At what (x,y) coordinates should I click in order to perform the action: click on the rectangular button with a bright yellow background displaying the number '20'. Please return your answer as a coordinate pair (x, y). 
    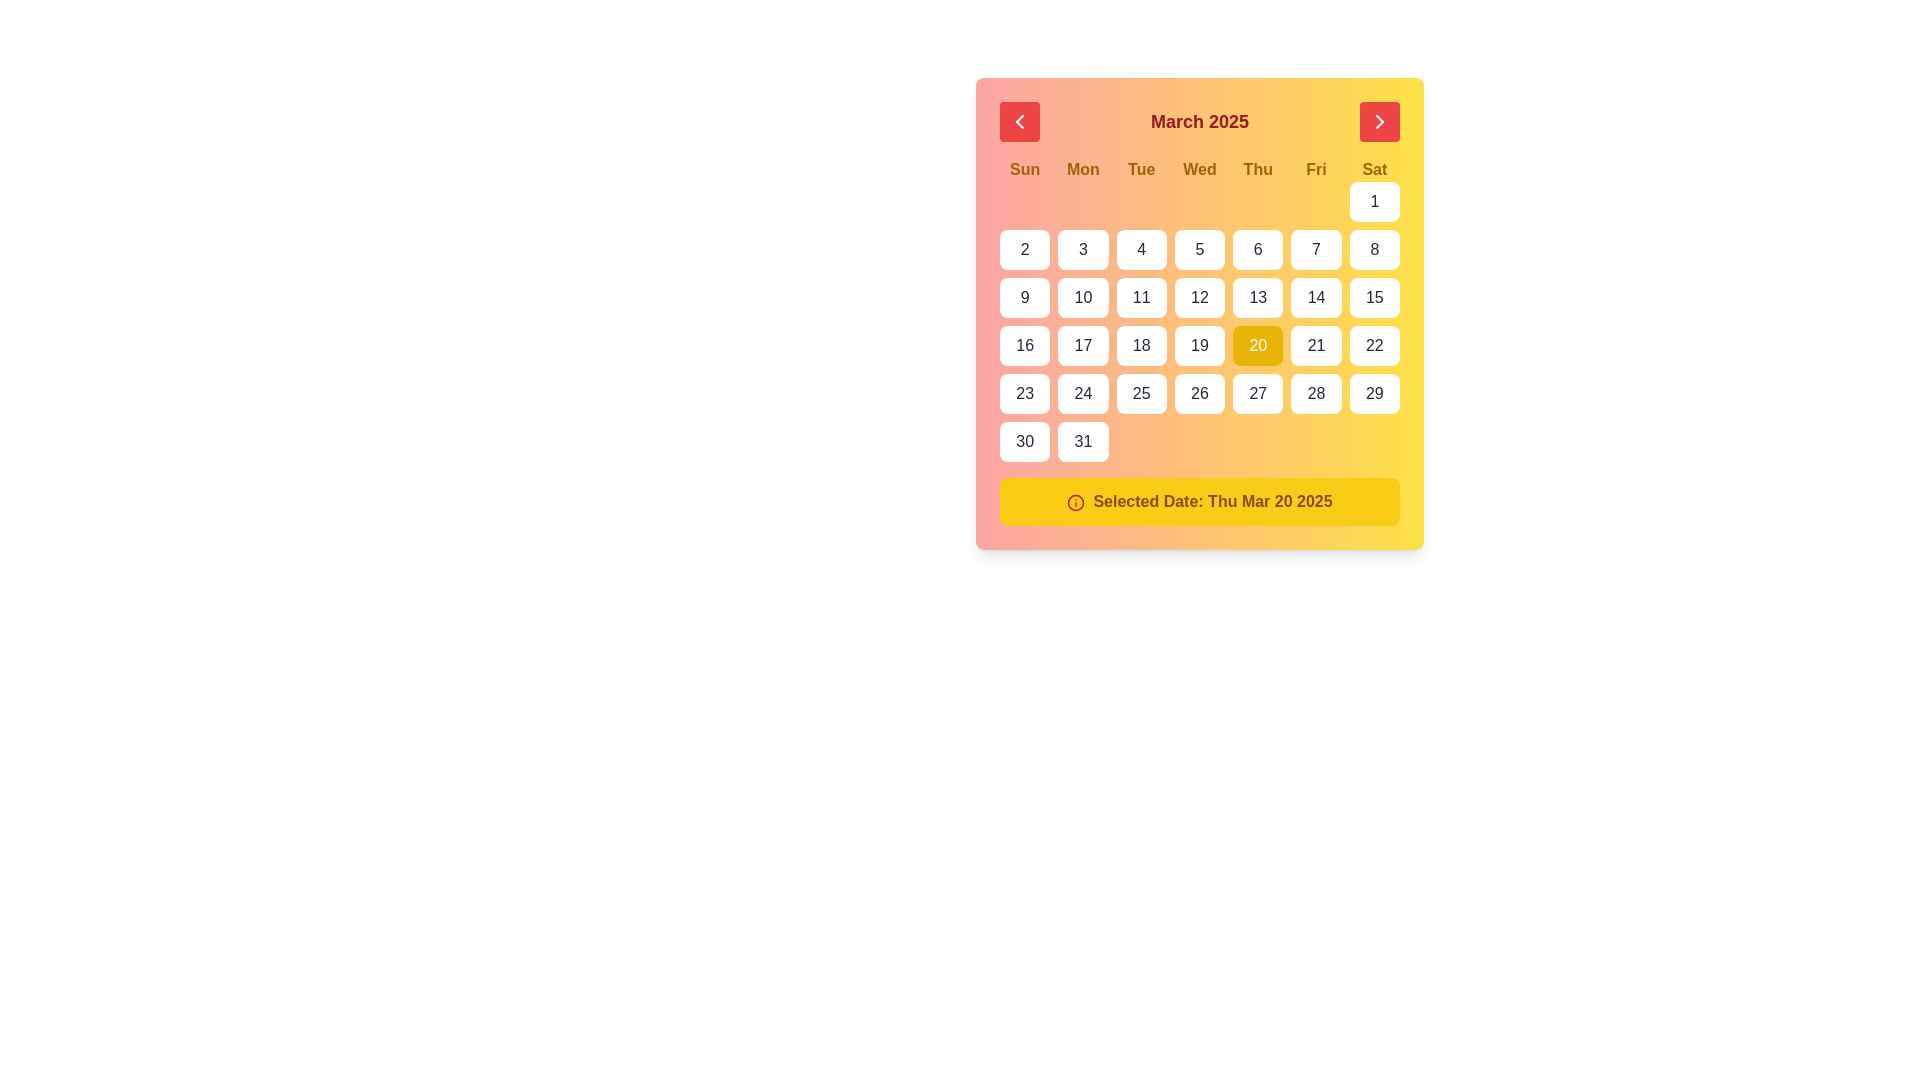
    Looking at the image, I should click on (1257, 345).